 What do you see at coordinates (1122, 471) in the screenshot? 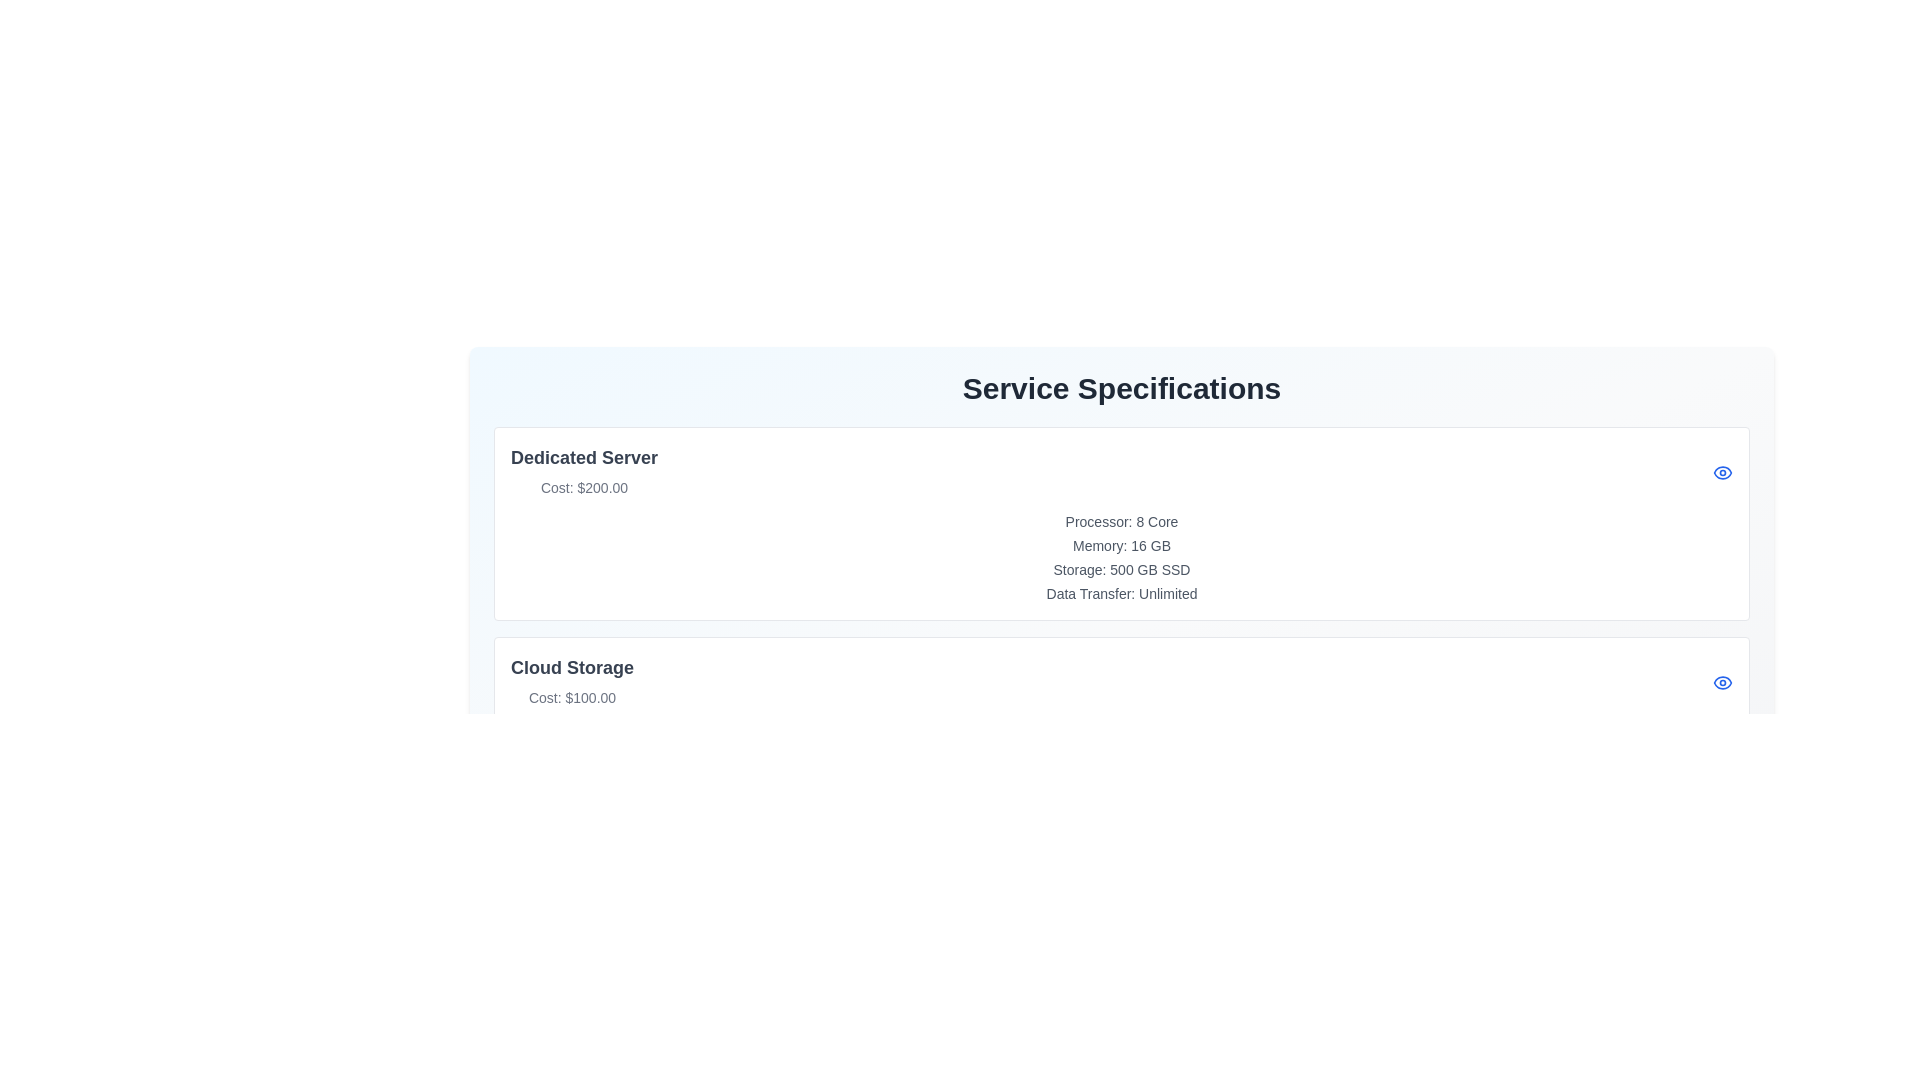
I see `the informational section that provides an overview of a server option, including its name and cost` at bounding box center [1122, 471].